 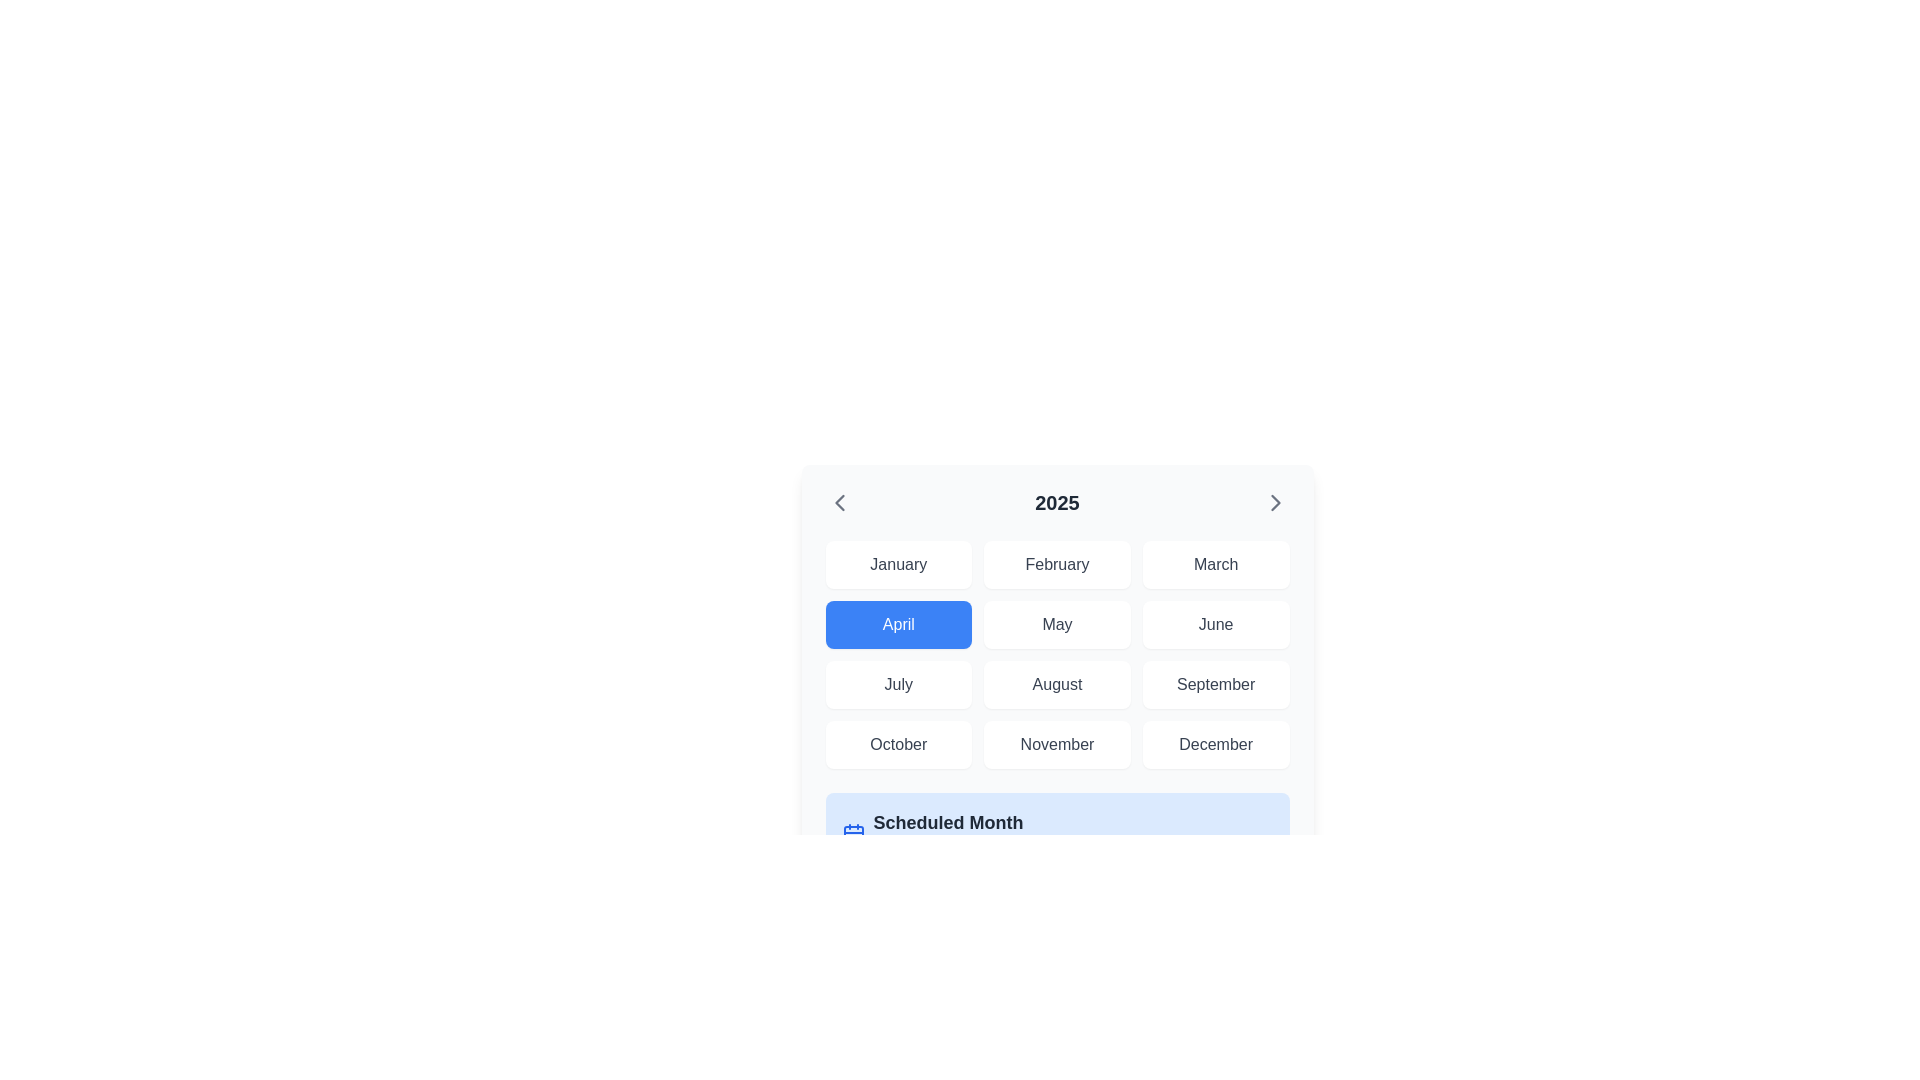 What do you see at coordinates (896, 623) in the screenshot?
I see `the button labeled 'April' which has a blue background and white text` at bounding box center [896, 623].